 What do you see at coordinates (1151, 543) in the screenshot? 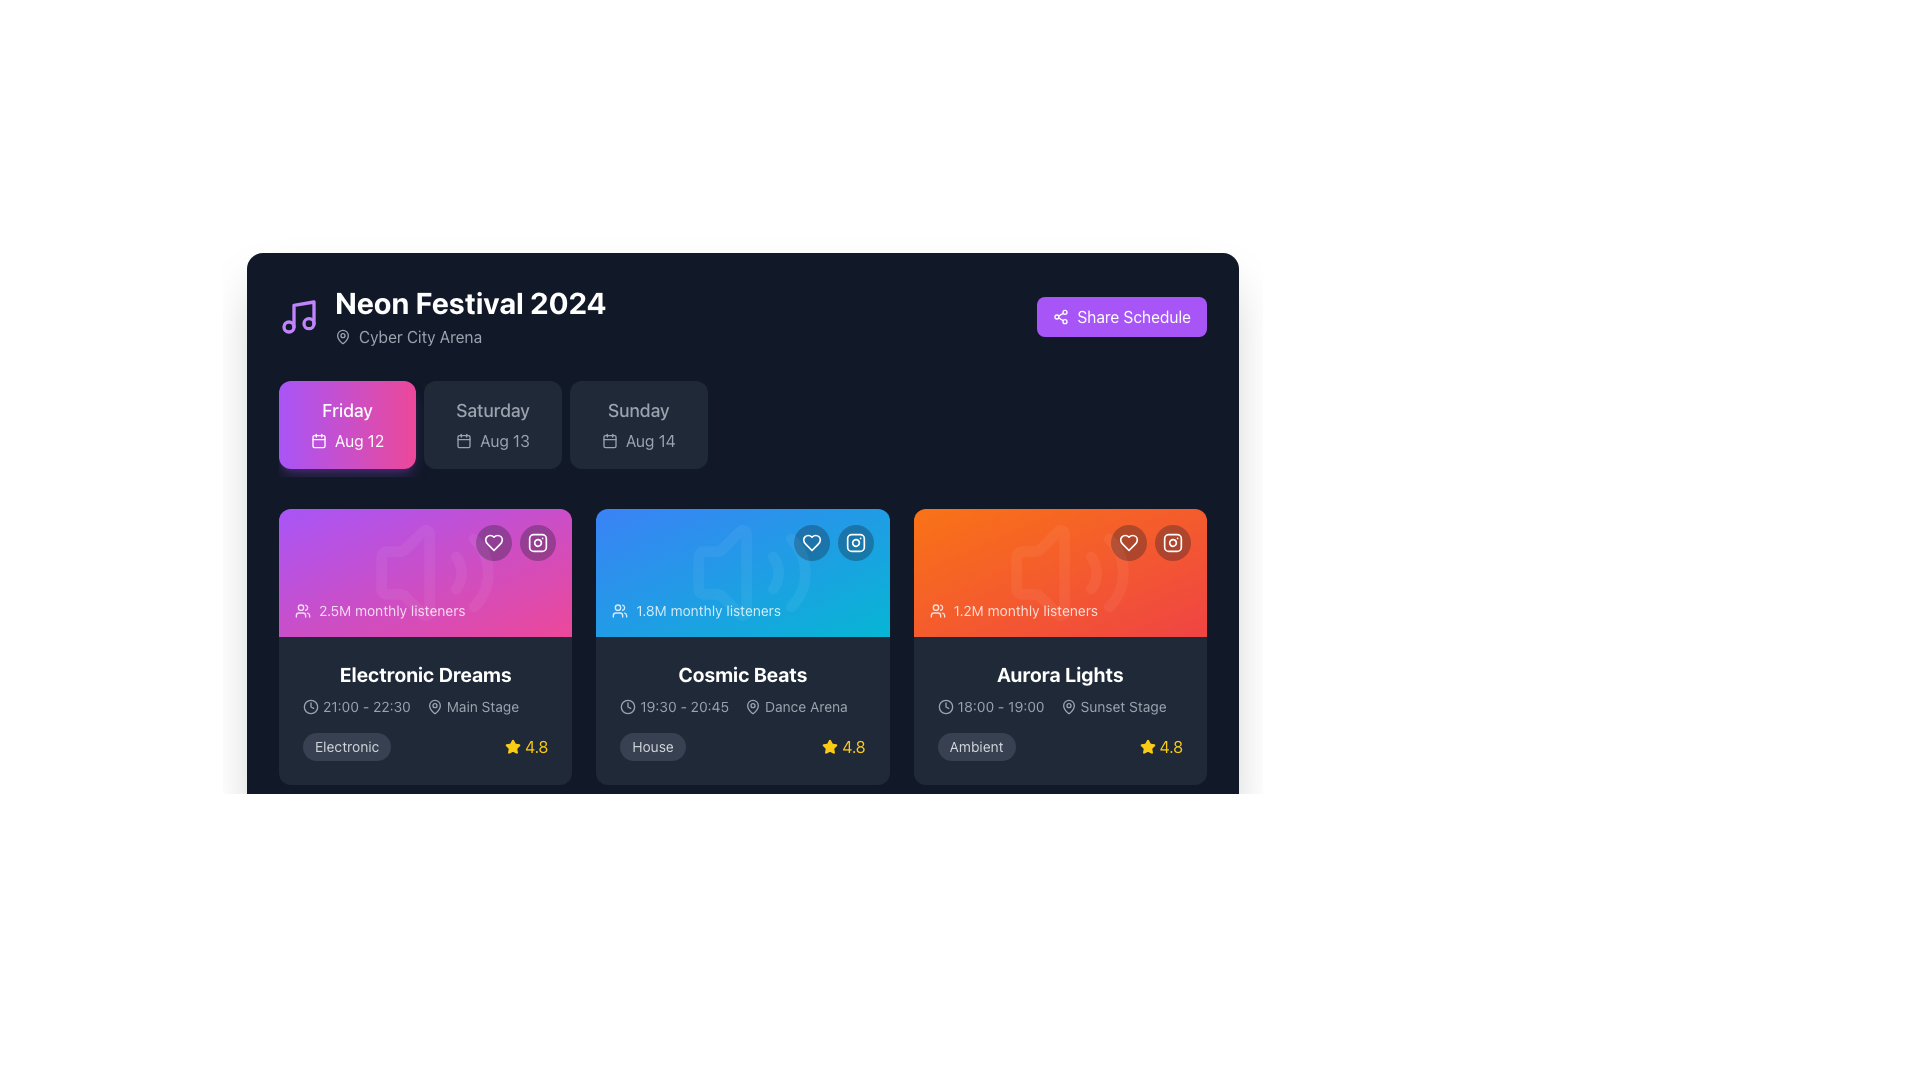
I see `the heart icon button in the interactive buttons located at the top-right corner of the orange gradient card labeled '1.2M monthly listeners'` at bounding box center [1151, 543].